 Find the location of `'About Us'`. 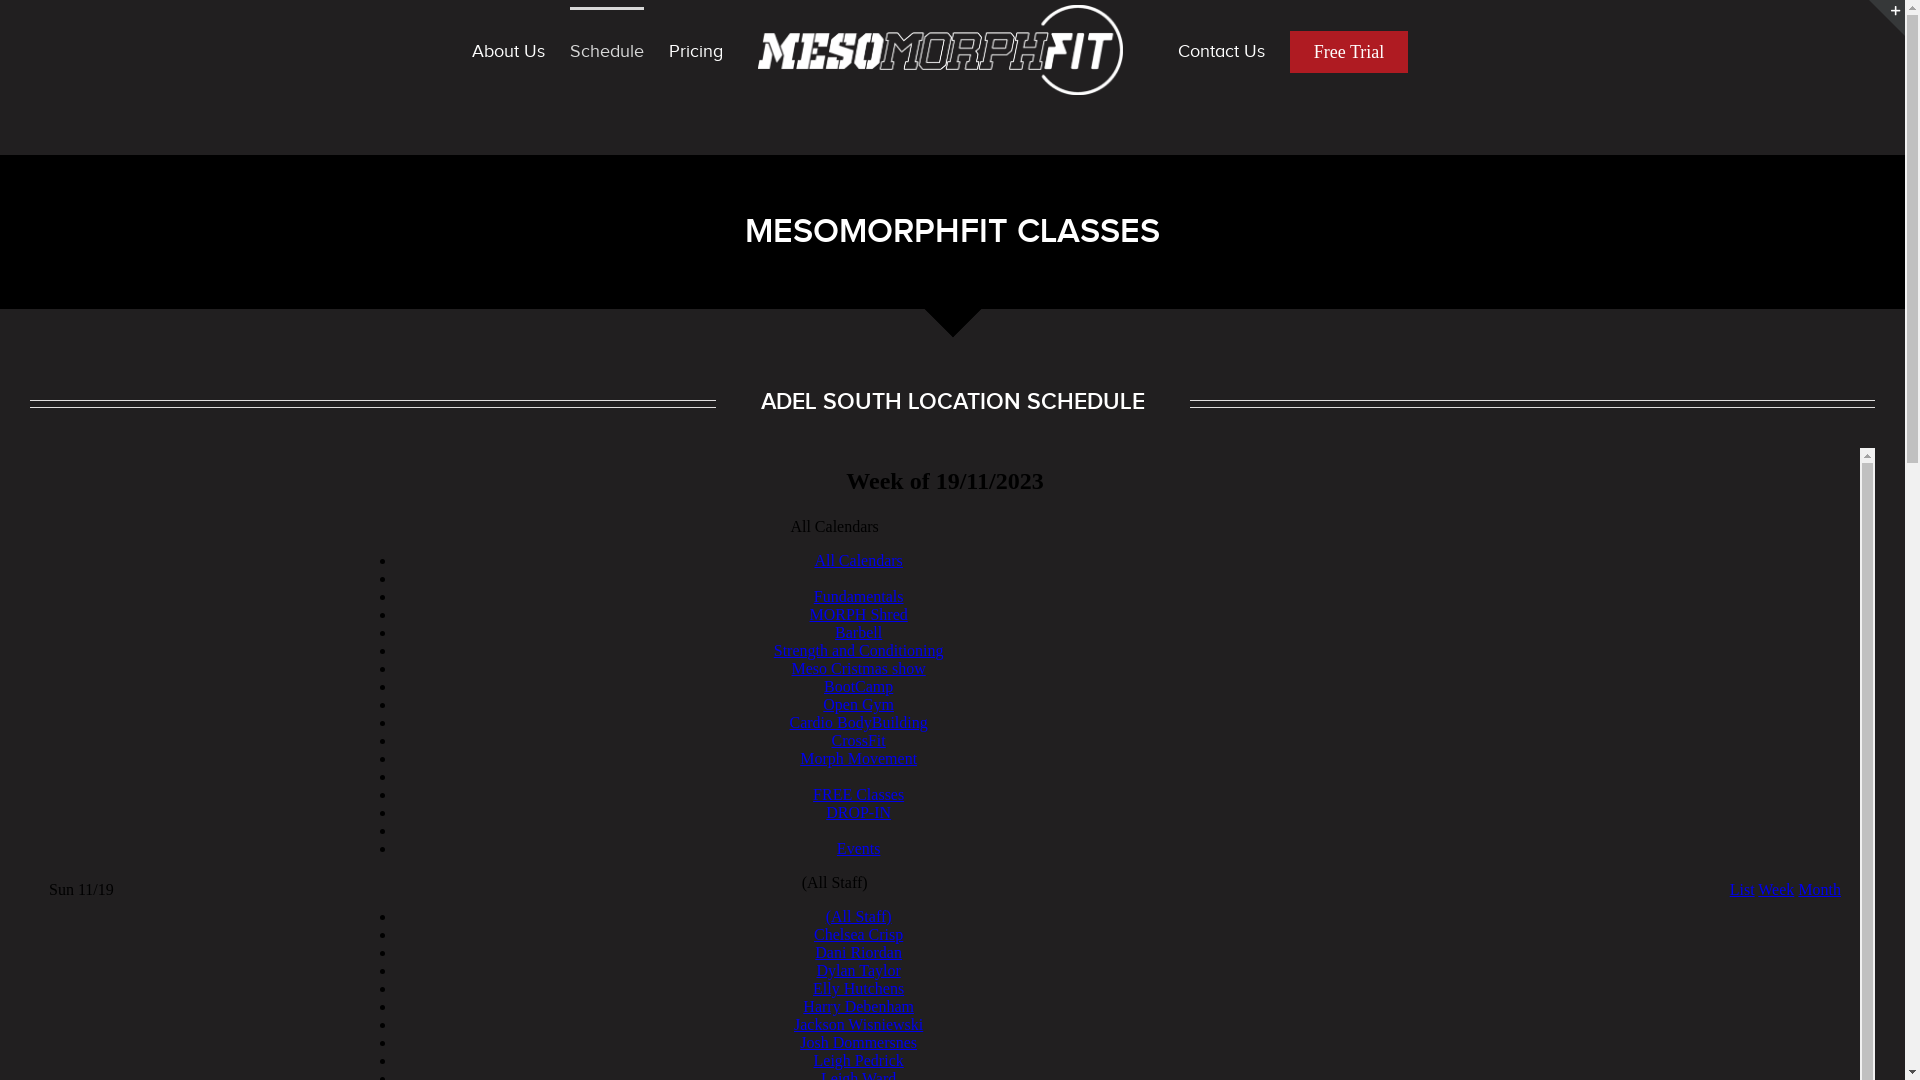

'About Us' is located at coordinates (470, 49).